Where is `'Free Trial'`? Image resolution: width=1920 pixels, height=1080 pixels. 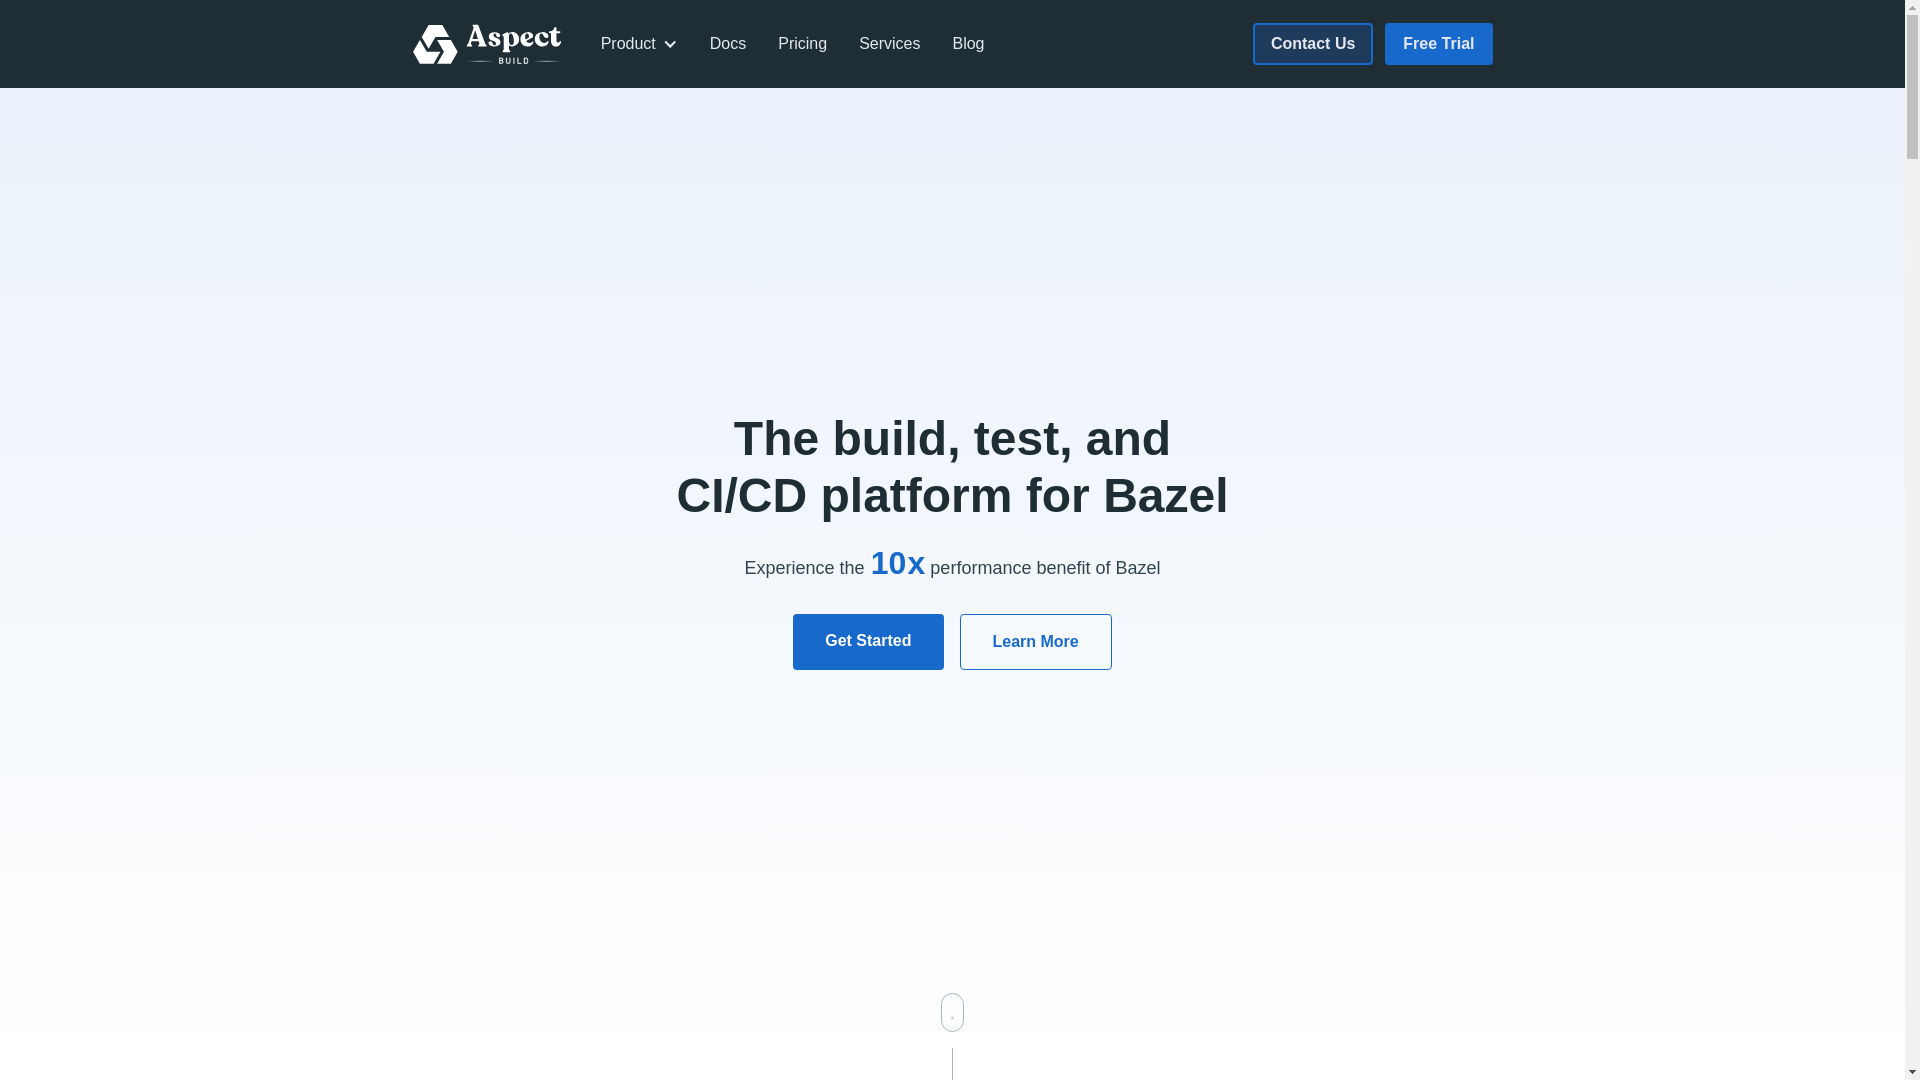
'Free Trial' is located at coordinates (1384, 43).